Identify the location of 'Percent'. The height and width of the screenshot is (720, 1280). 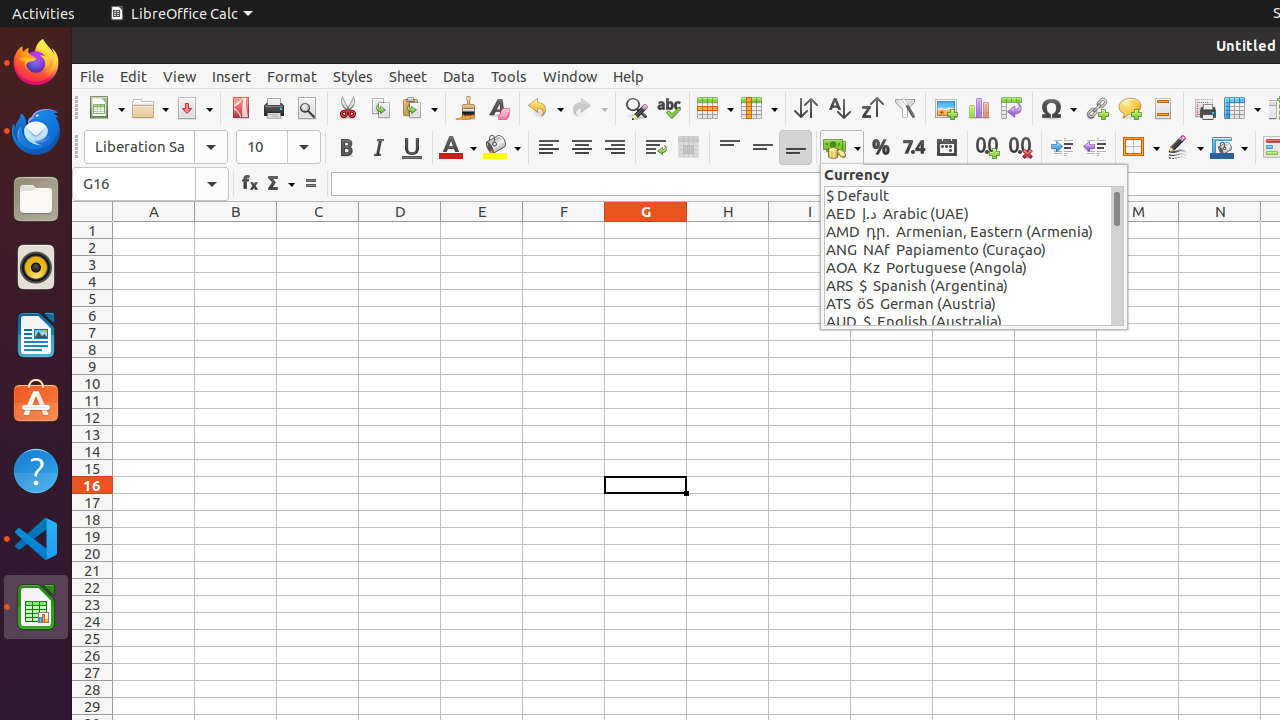
(880, 146).